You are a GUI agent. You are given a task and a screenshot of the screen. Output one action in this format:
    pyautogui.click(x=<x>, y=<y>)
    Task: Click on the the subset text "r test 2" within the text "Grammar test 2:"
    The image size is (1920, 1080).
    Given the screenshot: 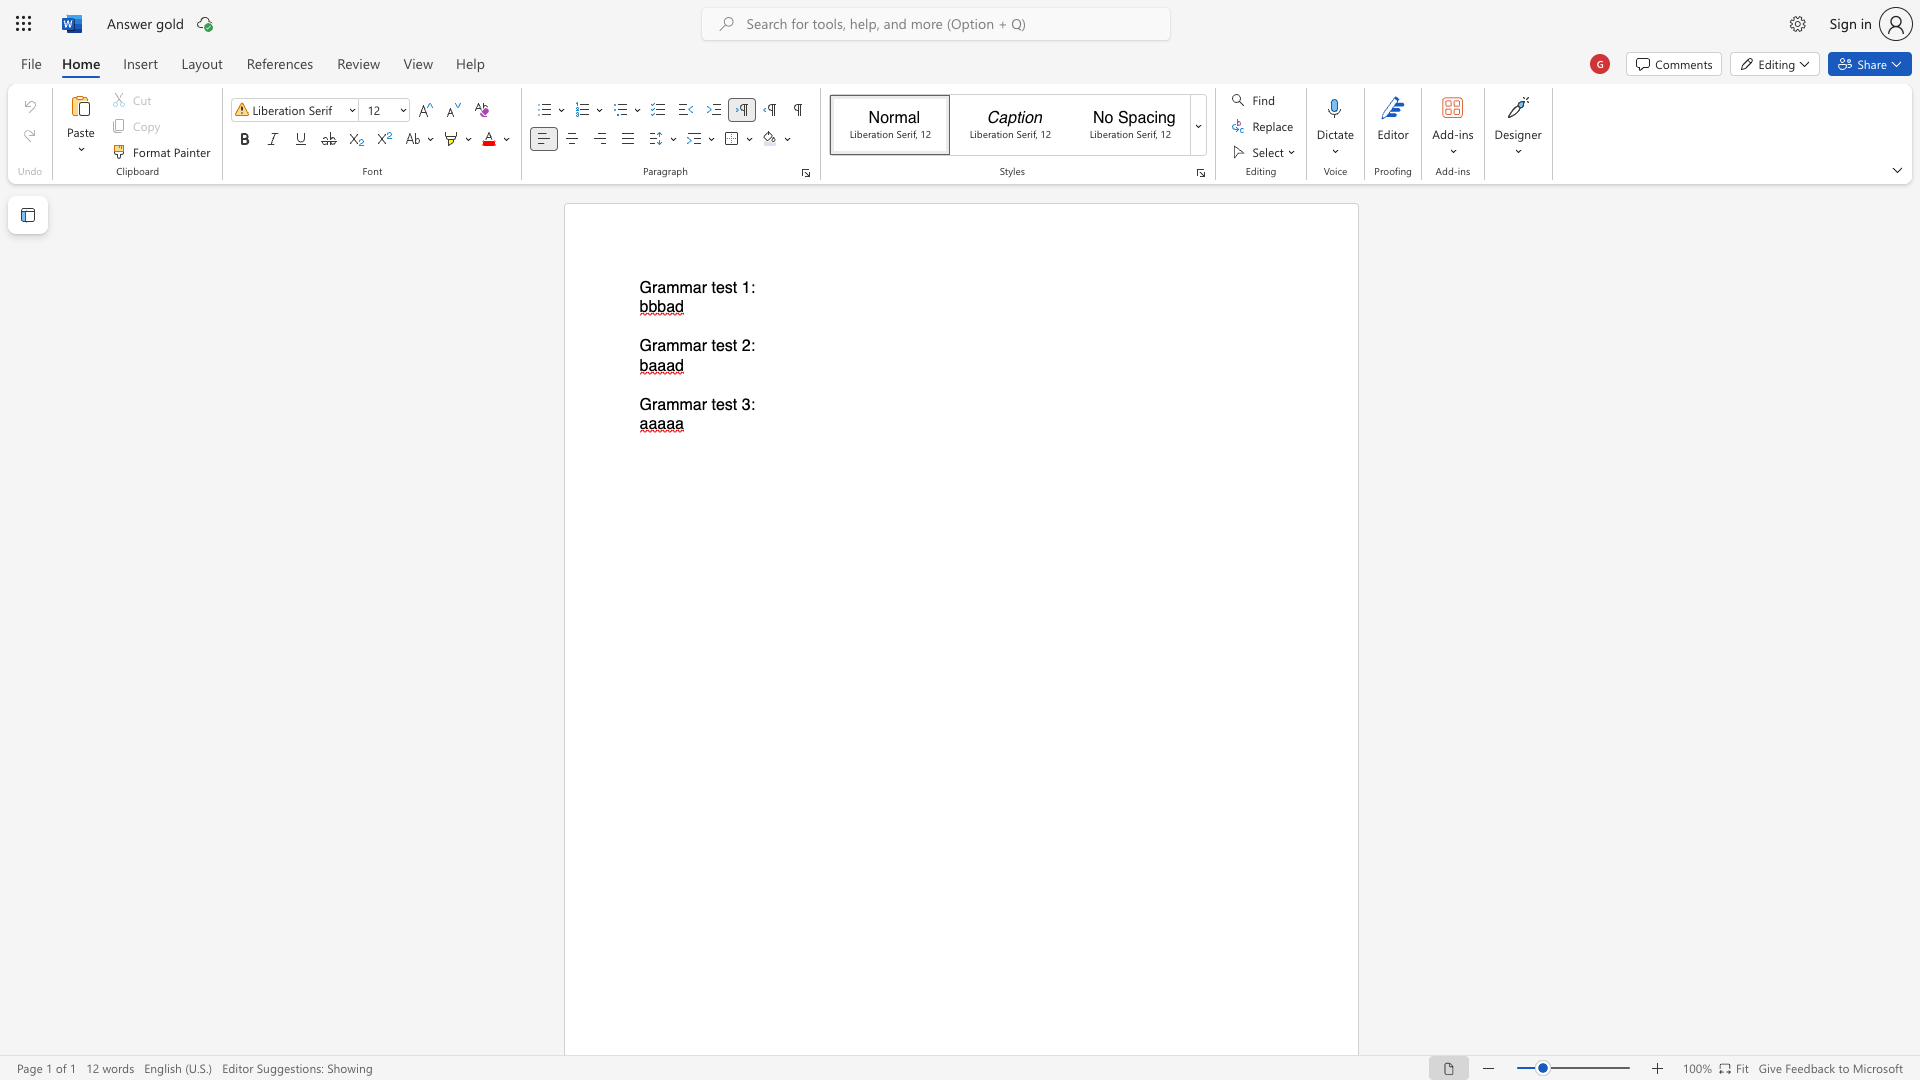 What is the action you would take?
    pyautogui.click(x=701, y=345)
    